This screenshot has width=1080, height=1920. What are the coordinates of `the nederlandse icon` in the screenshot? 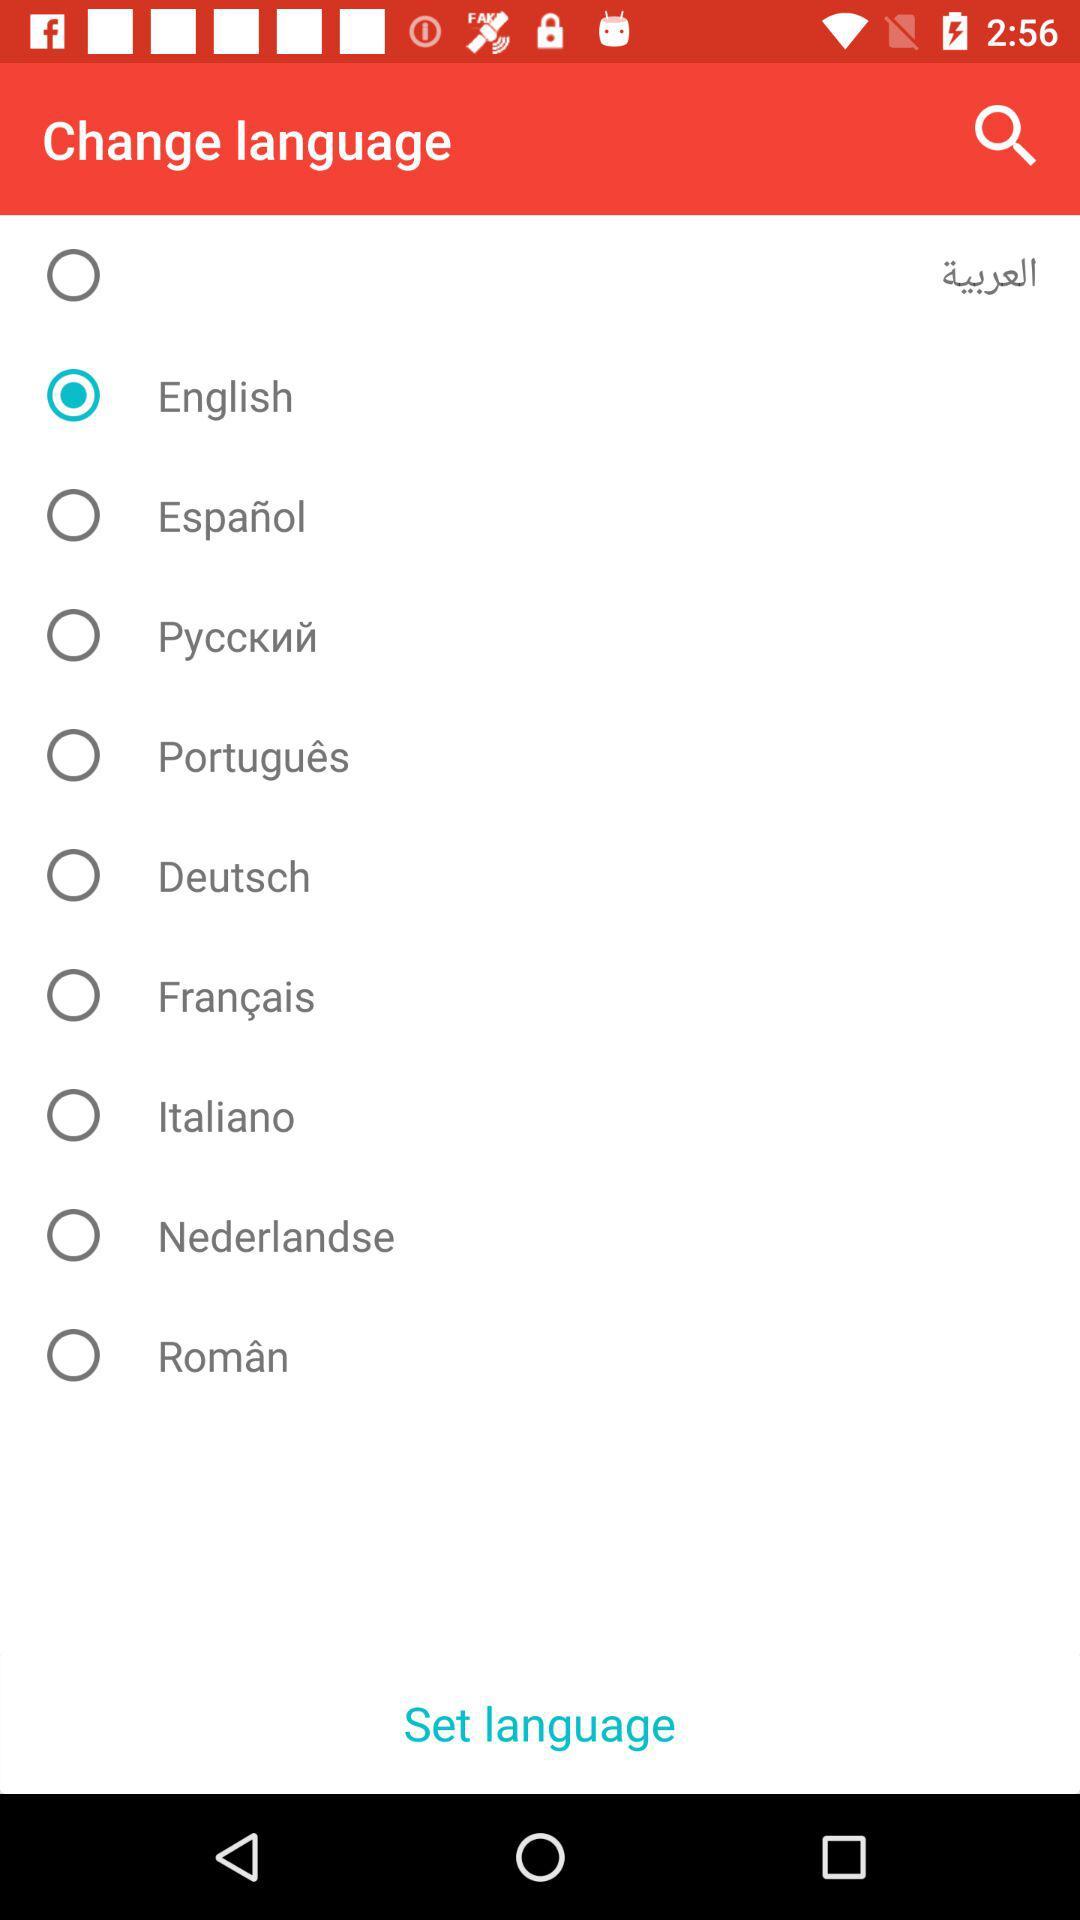 It's located at (555, 1234).